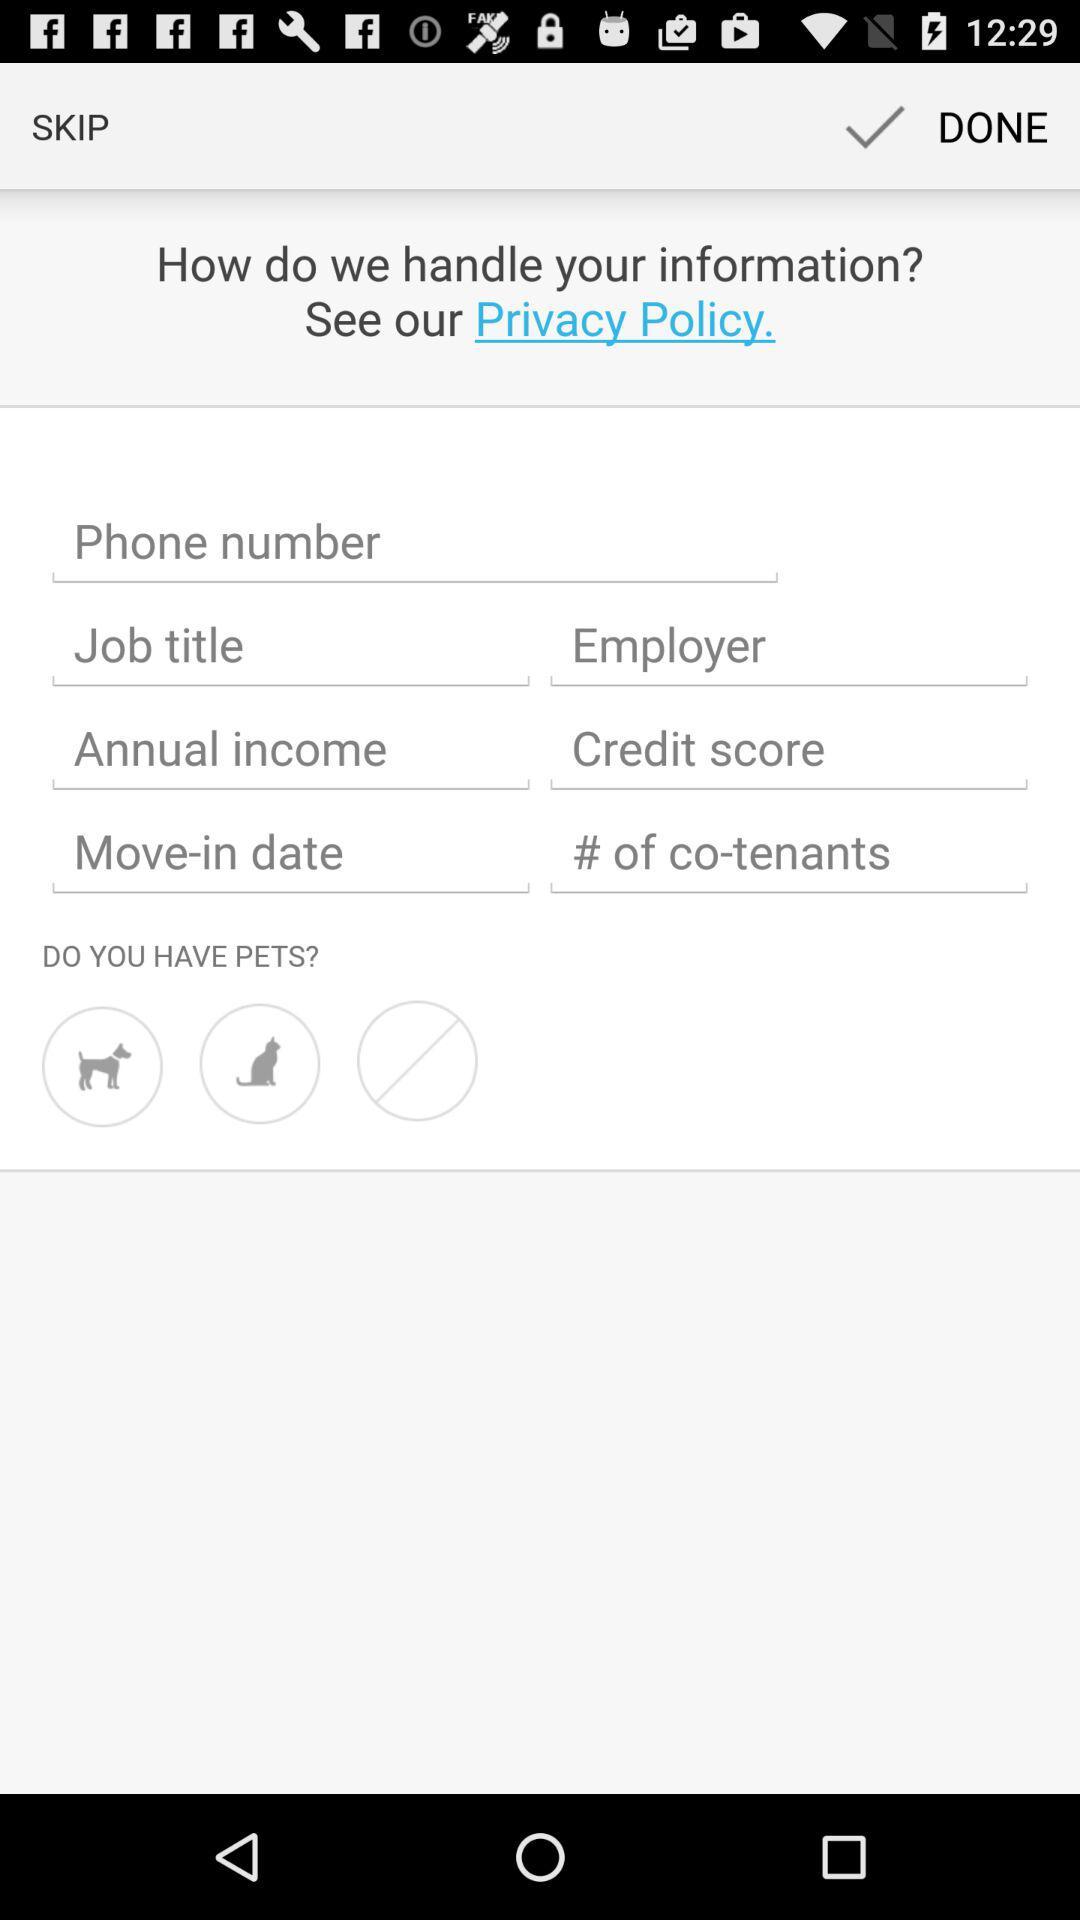 This screenshot has width=1080, height=1920. What do you see at coordinates (258, 1062) in the screenshot?
I see `cat` at bounding box center [258, 1062].